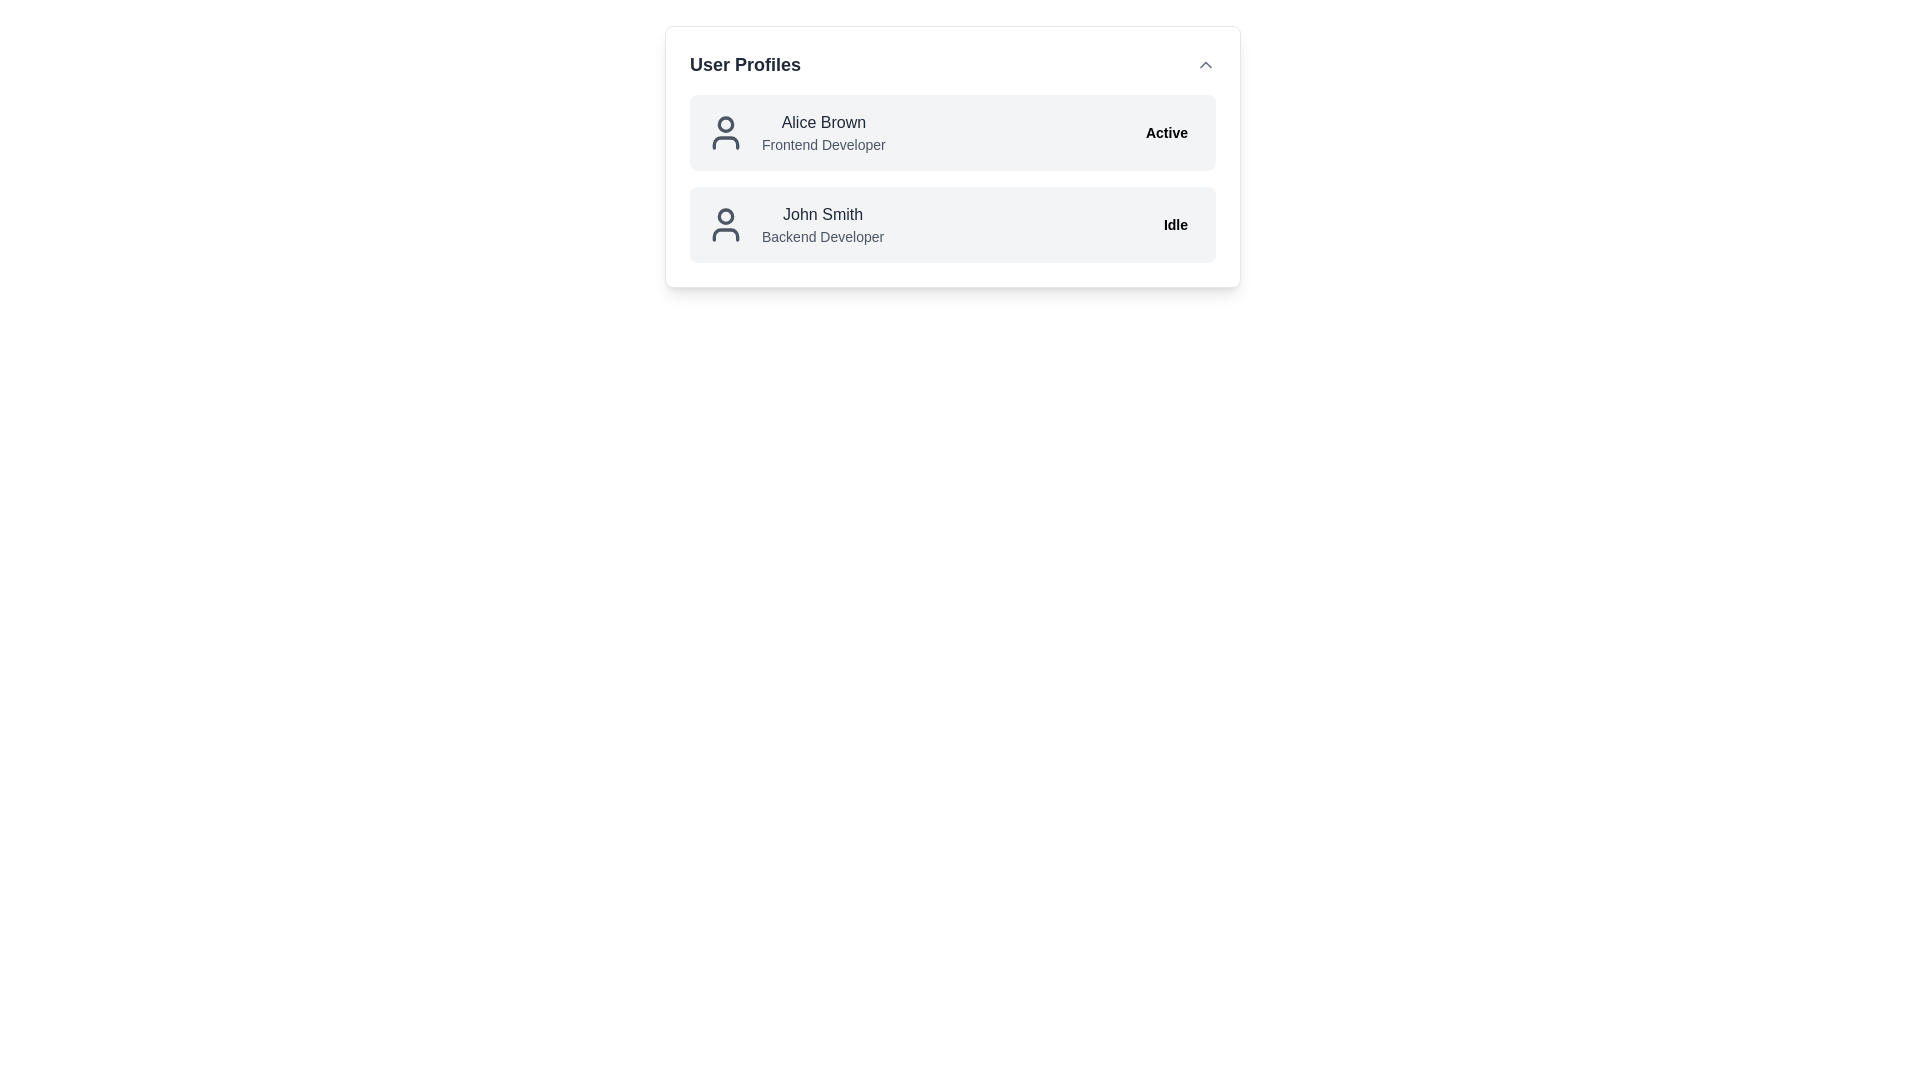 The image size is (1920, 1080). What do you see at coordinates (794, 132) in the screenshot?
I see `the top profile summary list item for 'Alice Brown'` at bounding box center [794, 132].